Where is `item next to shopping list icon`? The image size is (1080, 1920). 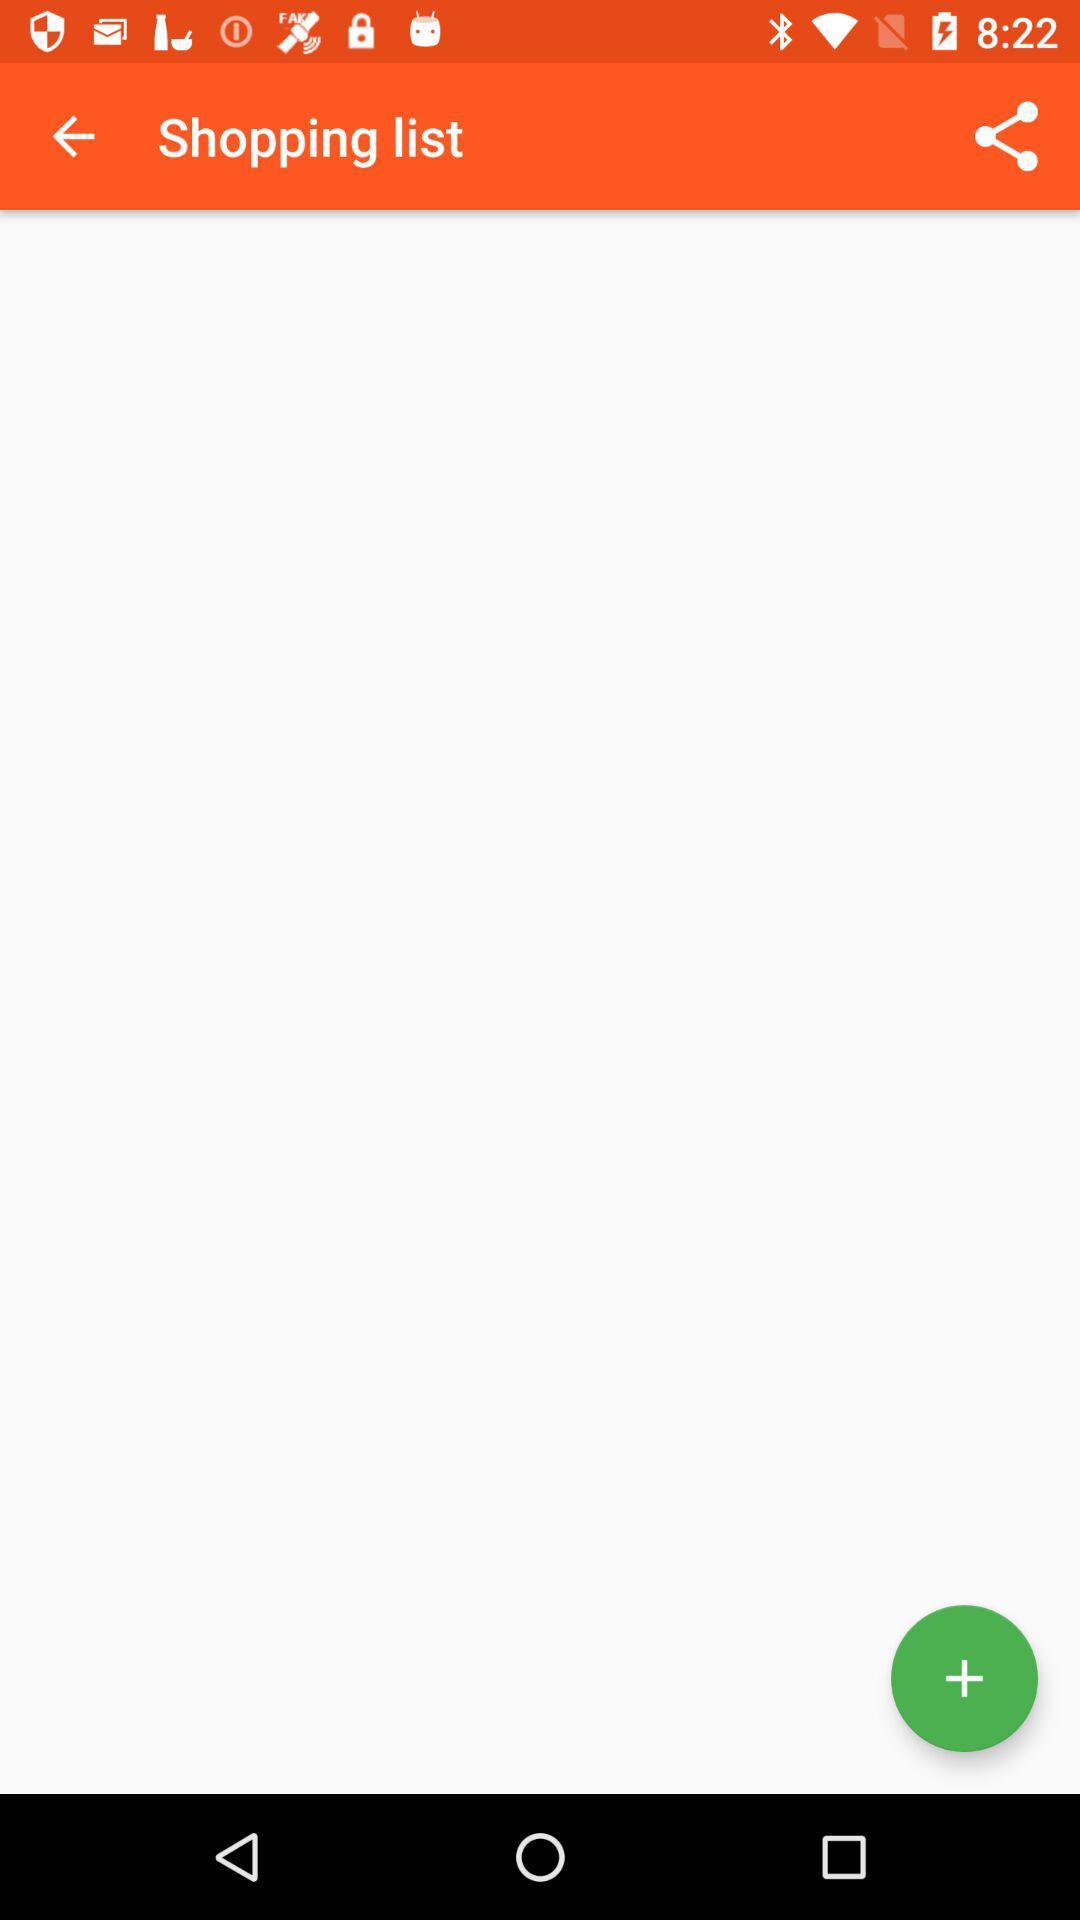
item next to shopping list icon is located at coordinates (72, 135).